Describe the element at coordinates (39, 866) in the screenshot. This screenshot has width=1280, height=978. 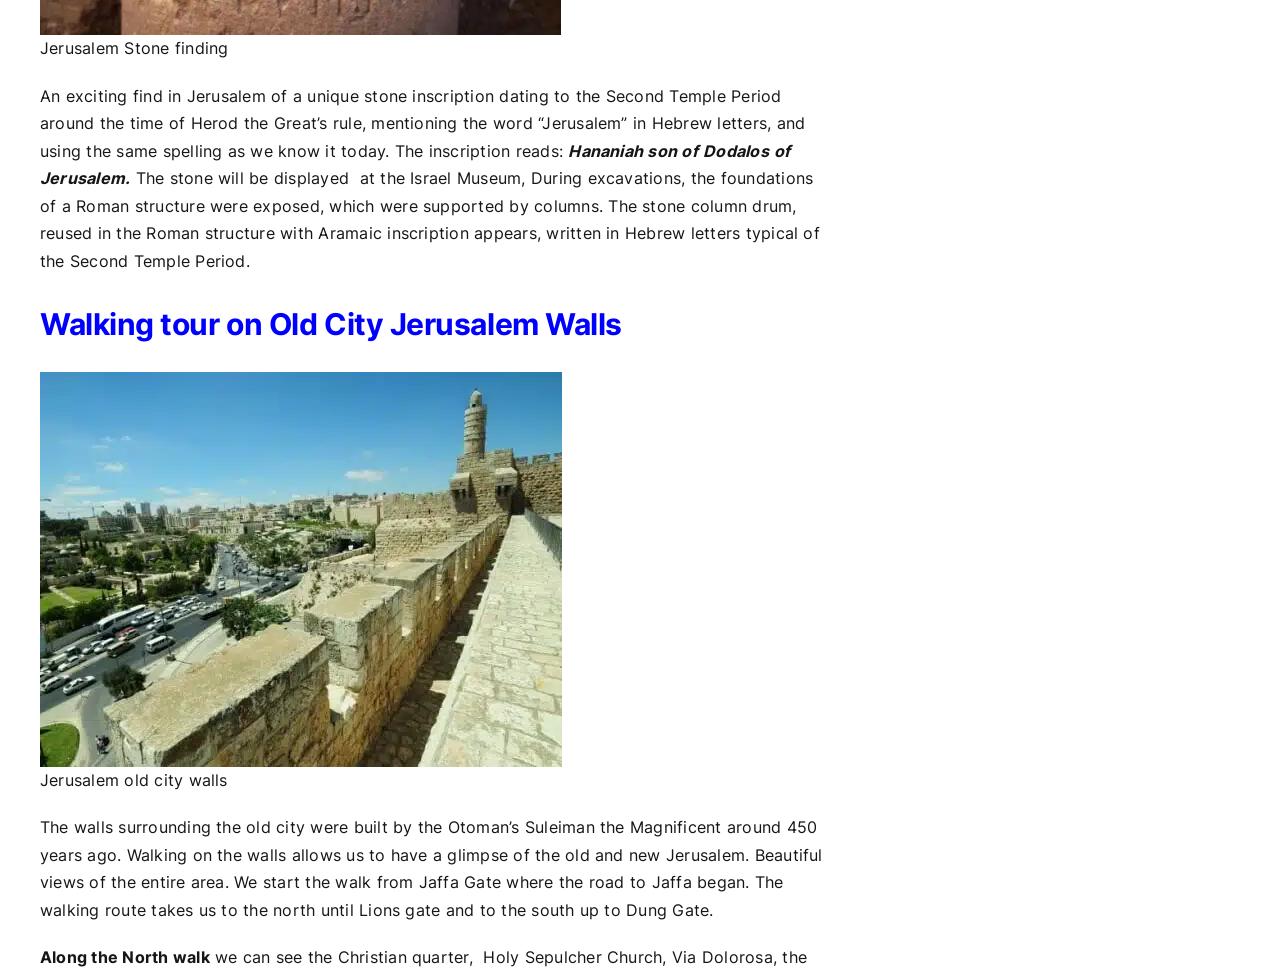
I see `'The walls surrounding the old city were built by the Otoman’s Suleiman the Magnificent around 450 years ago. Walking on the walls allows us to have a glimpse of the old and new Jerusalem. Beautiful views of the entire area. We start the walk from Jaffa Gate where the road to Jaffa began. The walking route takes us to the north until Lions gate and to the south up to Dung Gate.'` at that location.